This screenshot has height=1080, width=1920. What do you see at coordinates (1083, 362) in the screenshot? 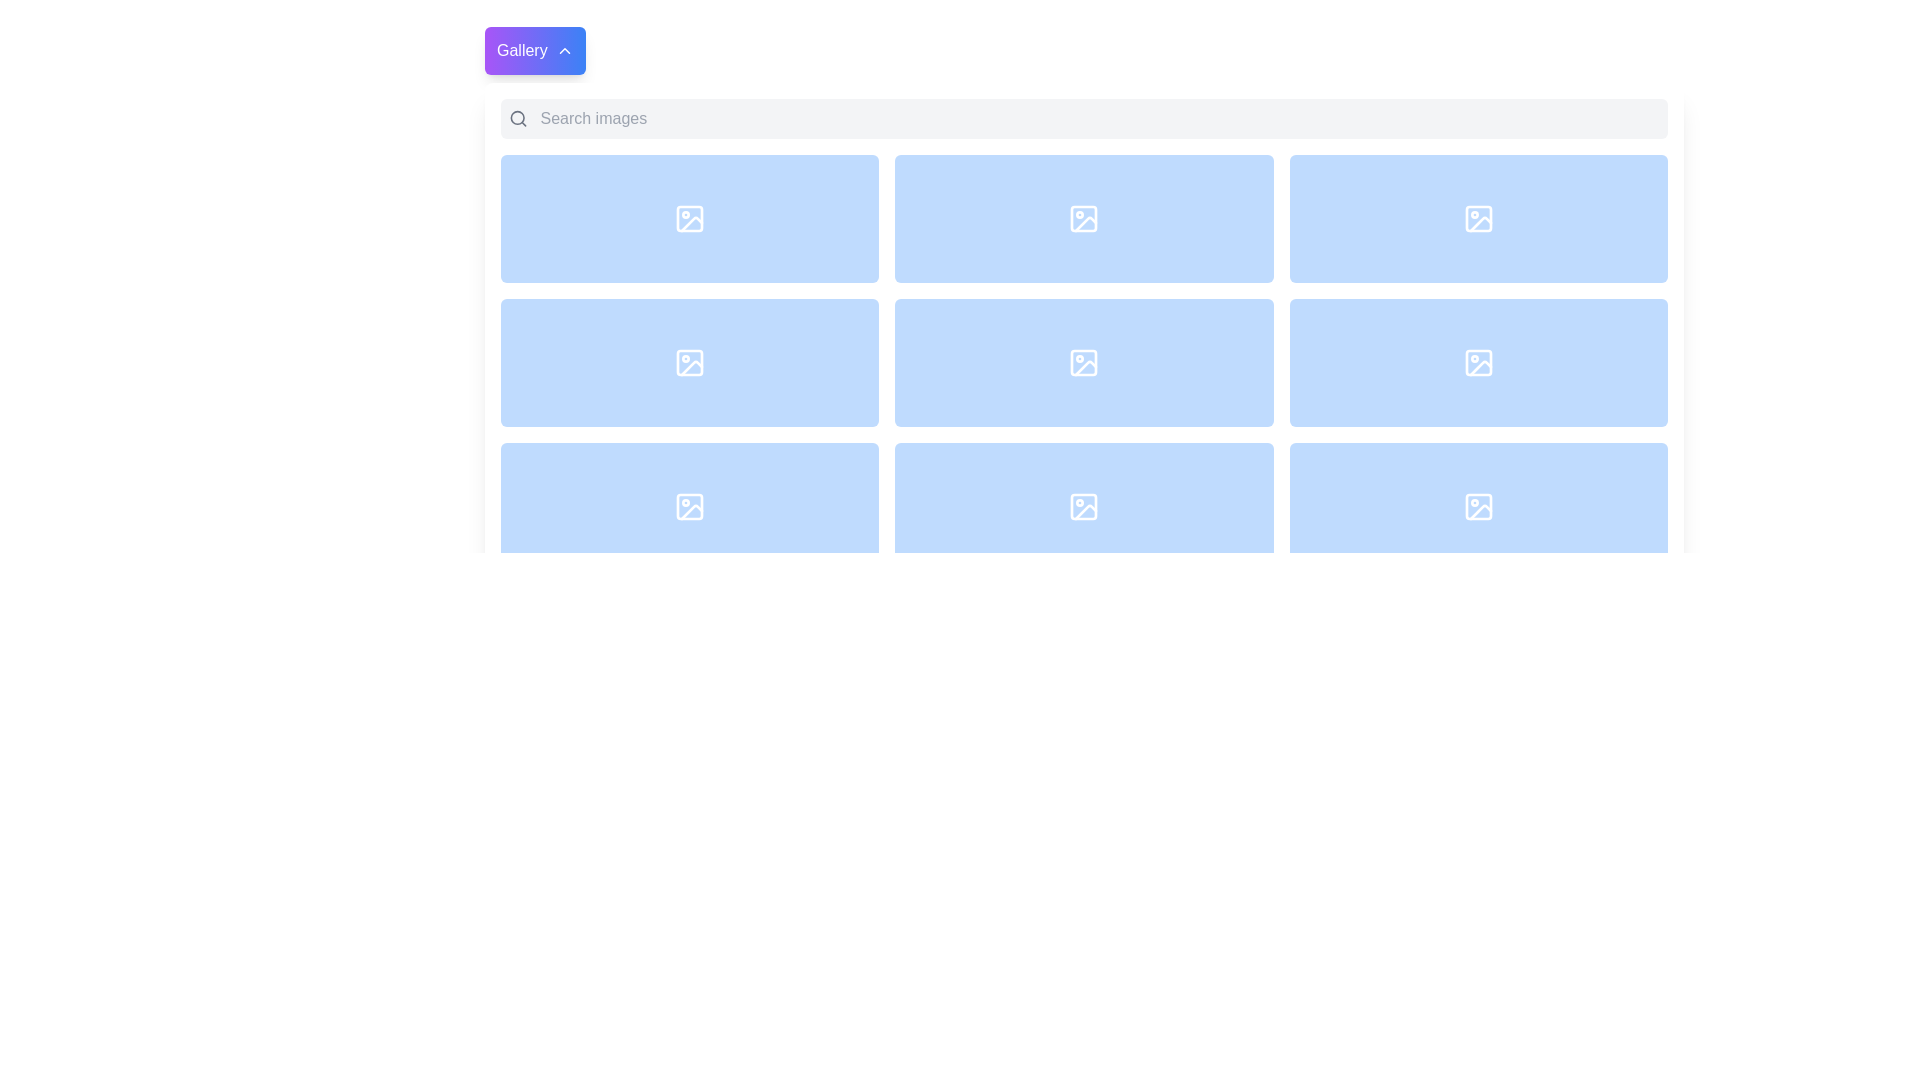
I see `the SVG rectangle representing the image icon located in the center of the second row of a 3x3 grid` at bounding box center [1083, 362].